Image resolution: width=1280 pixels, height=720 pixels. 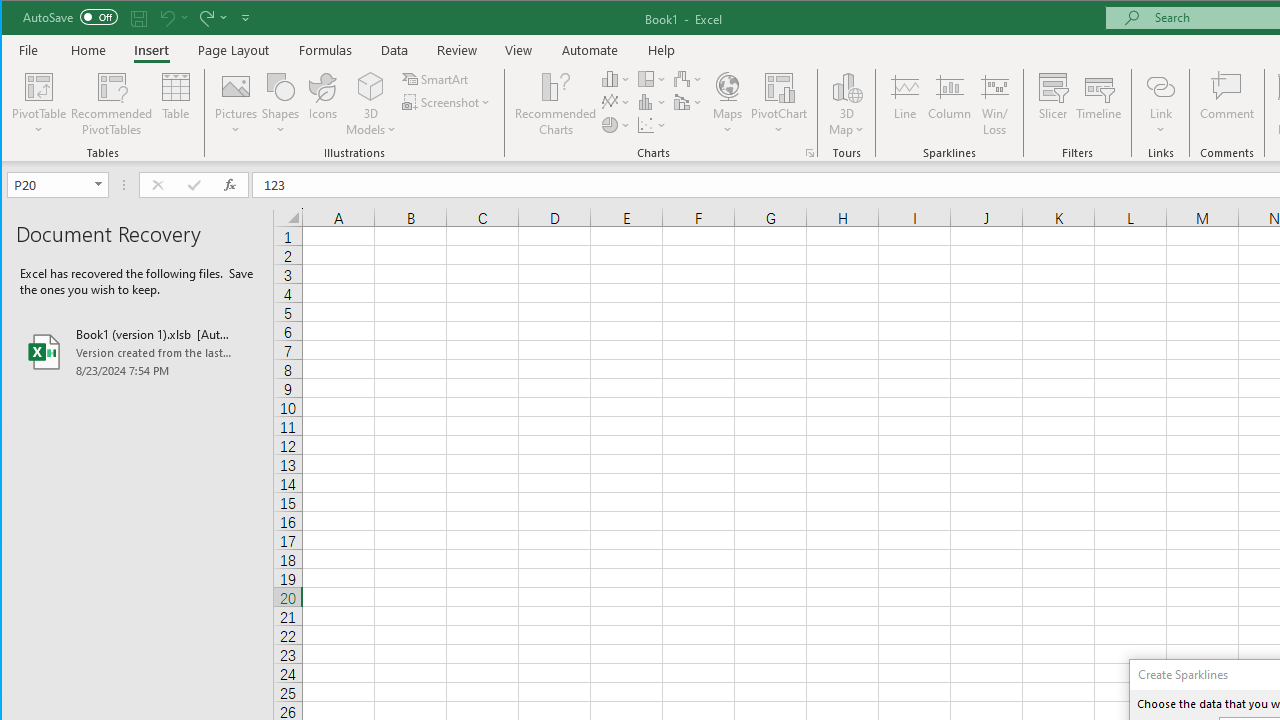 I want to click on '3D Models', so click(x=371, y=104).